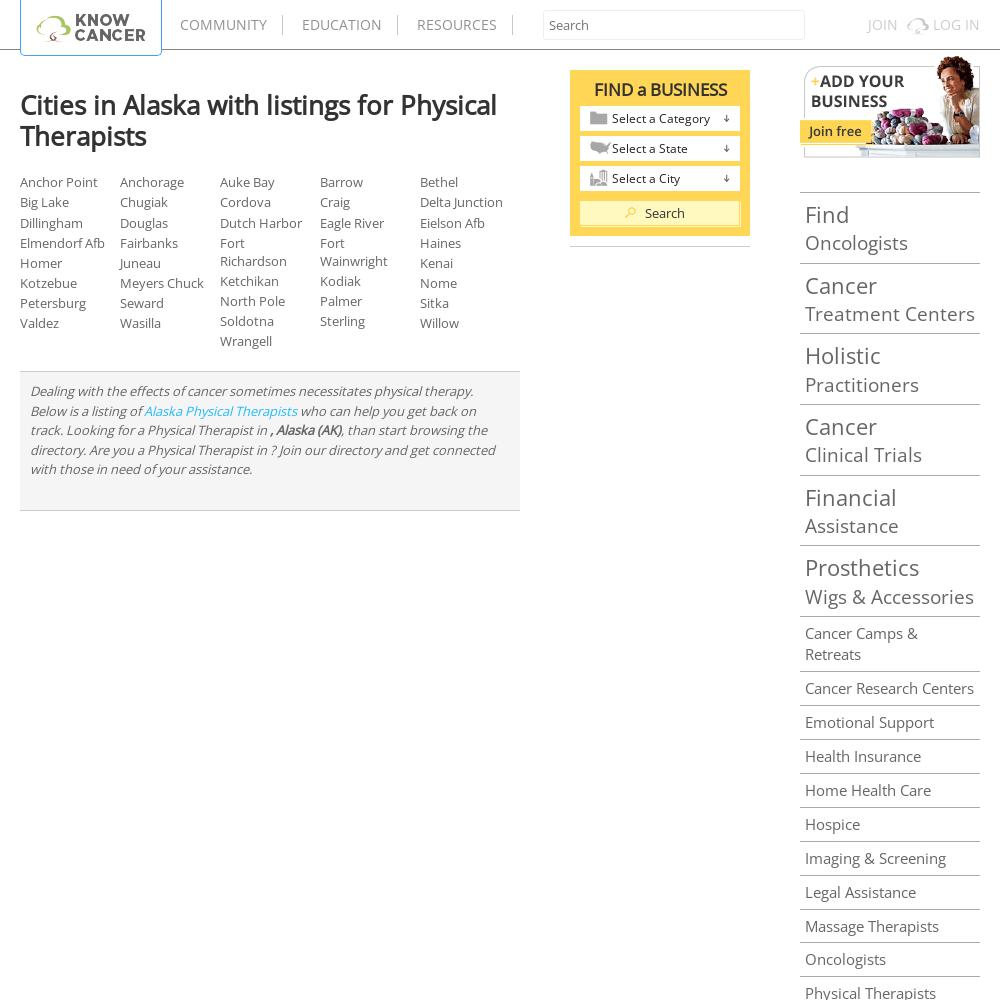 The height and width of the screenshot is (1000, 1000). Describe the element at coordinates (805, 822) in the screenshot. I see `'Hospice'` at that location.